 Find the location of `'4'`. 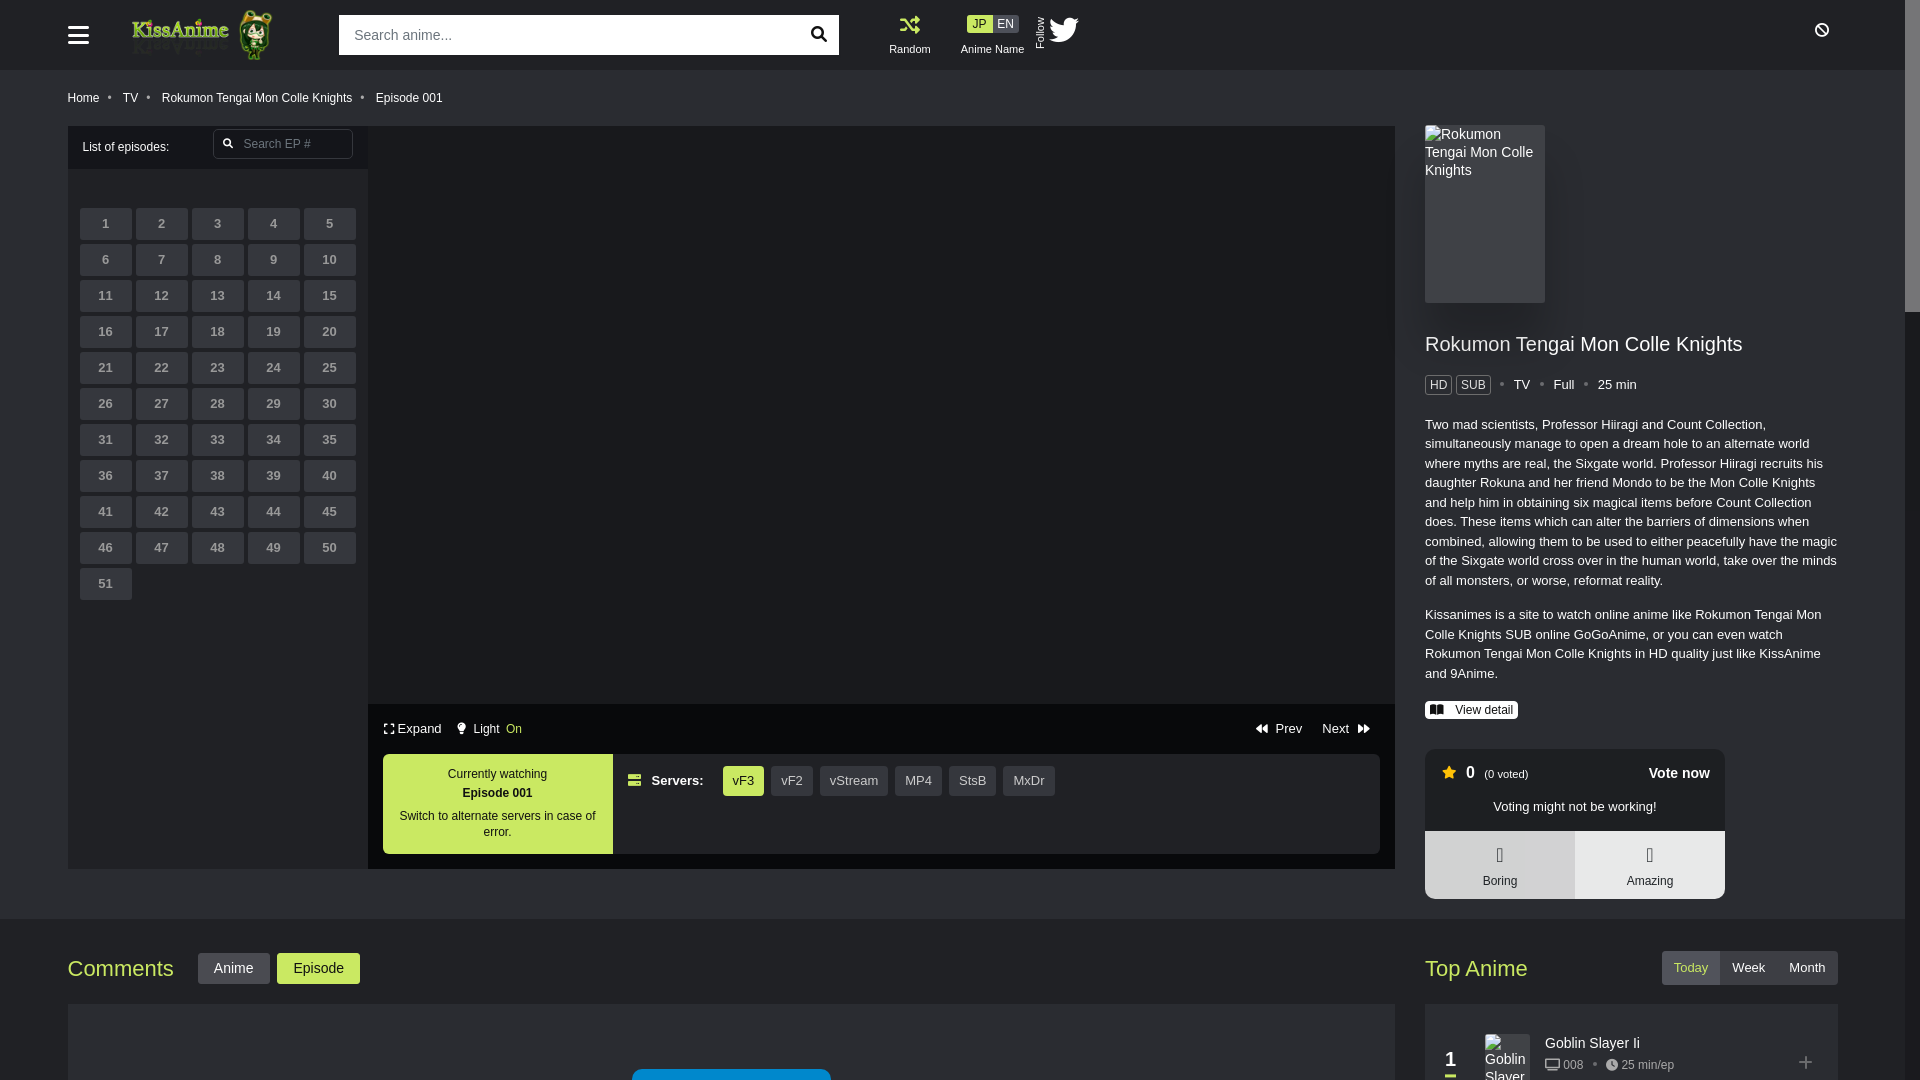

'4' is located at coordinates (272, 223).